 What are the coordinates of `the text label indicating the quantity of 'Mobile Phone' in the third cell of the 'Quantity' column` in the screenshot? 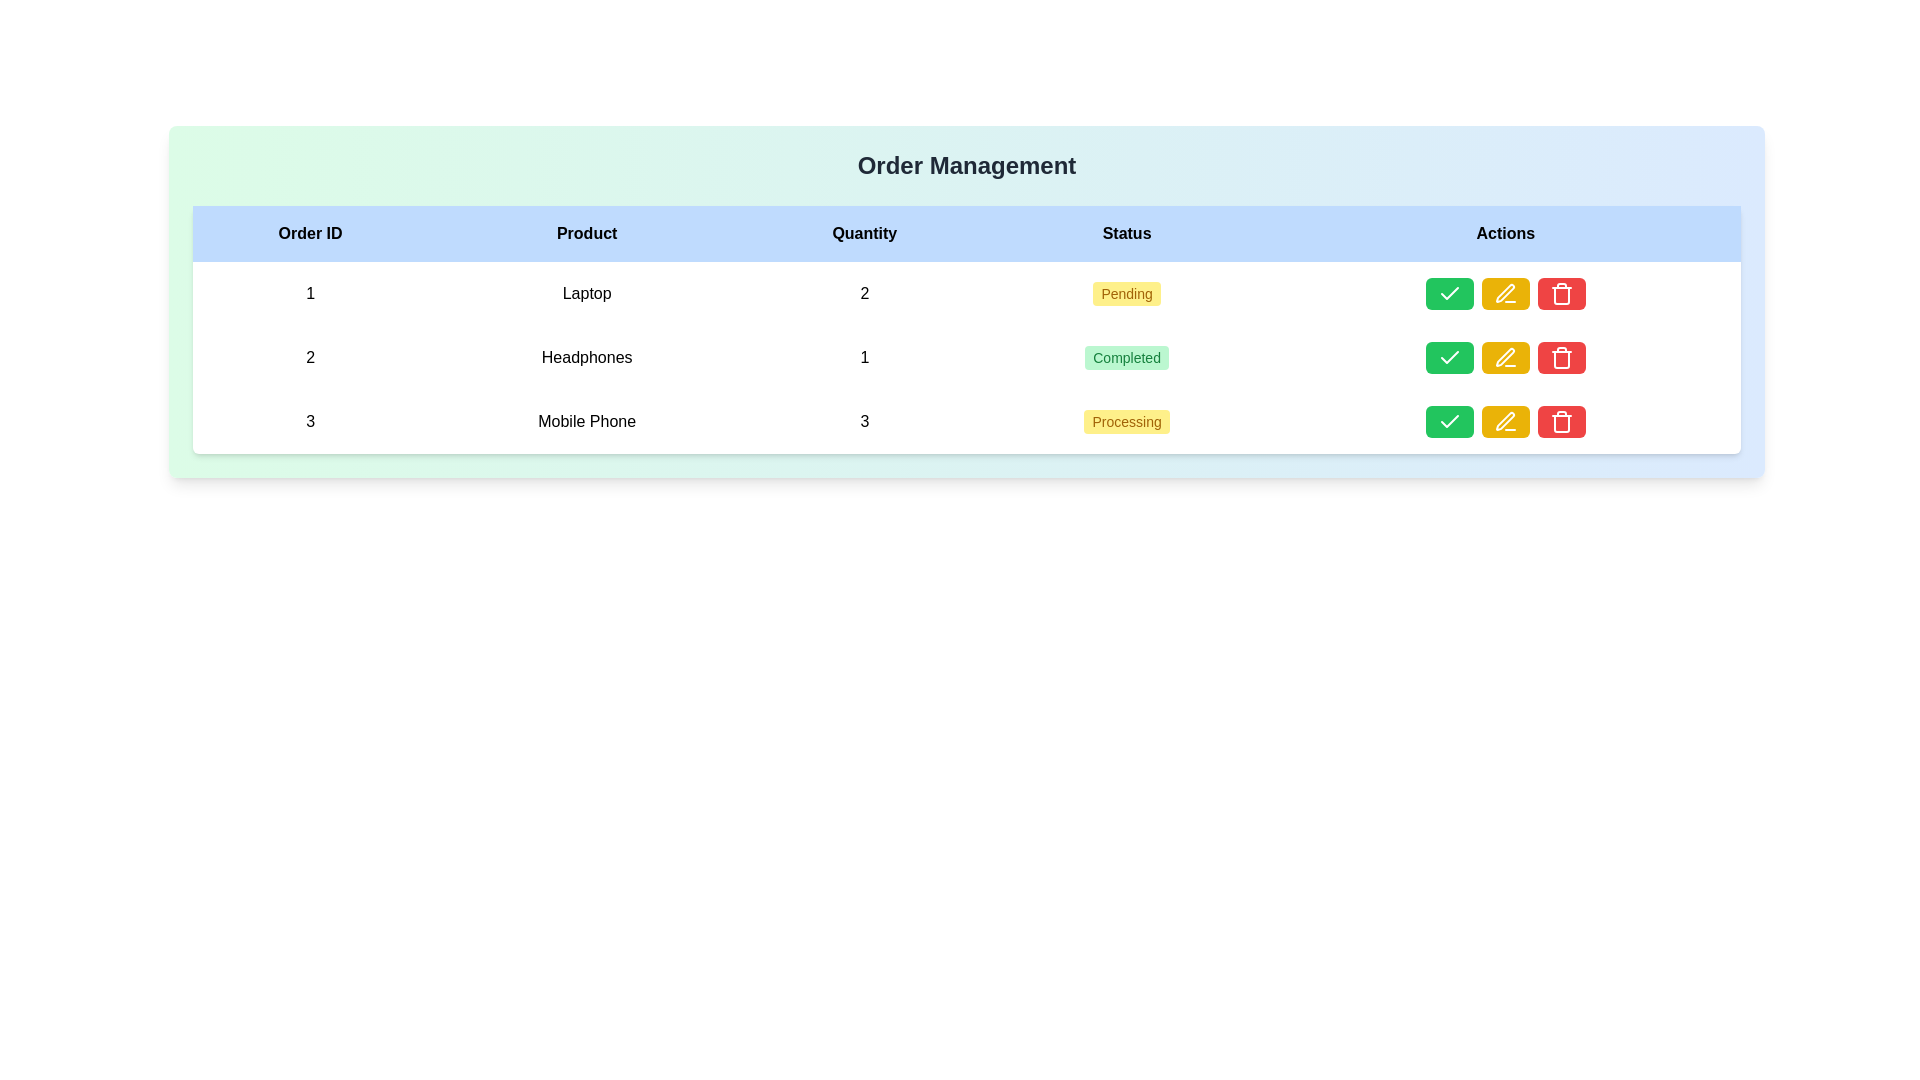 It's located at (864, 420).